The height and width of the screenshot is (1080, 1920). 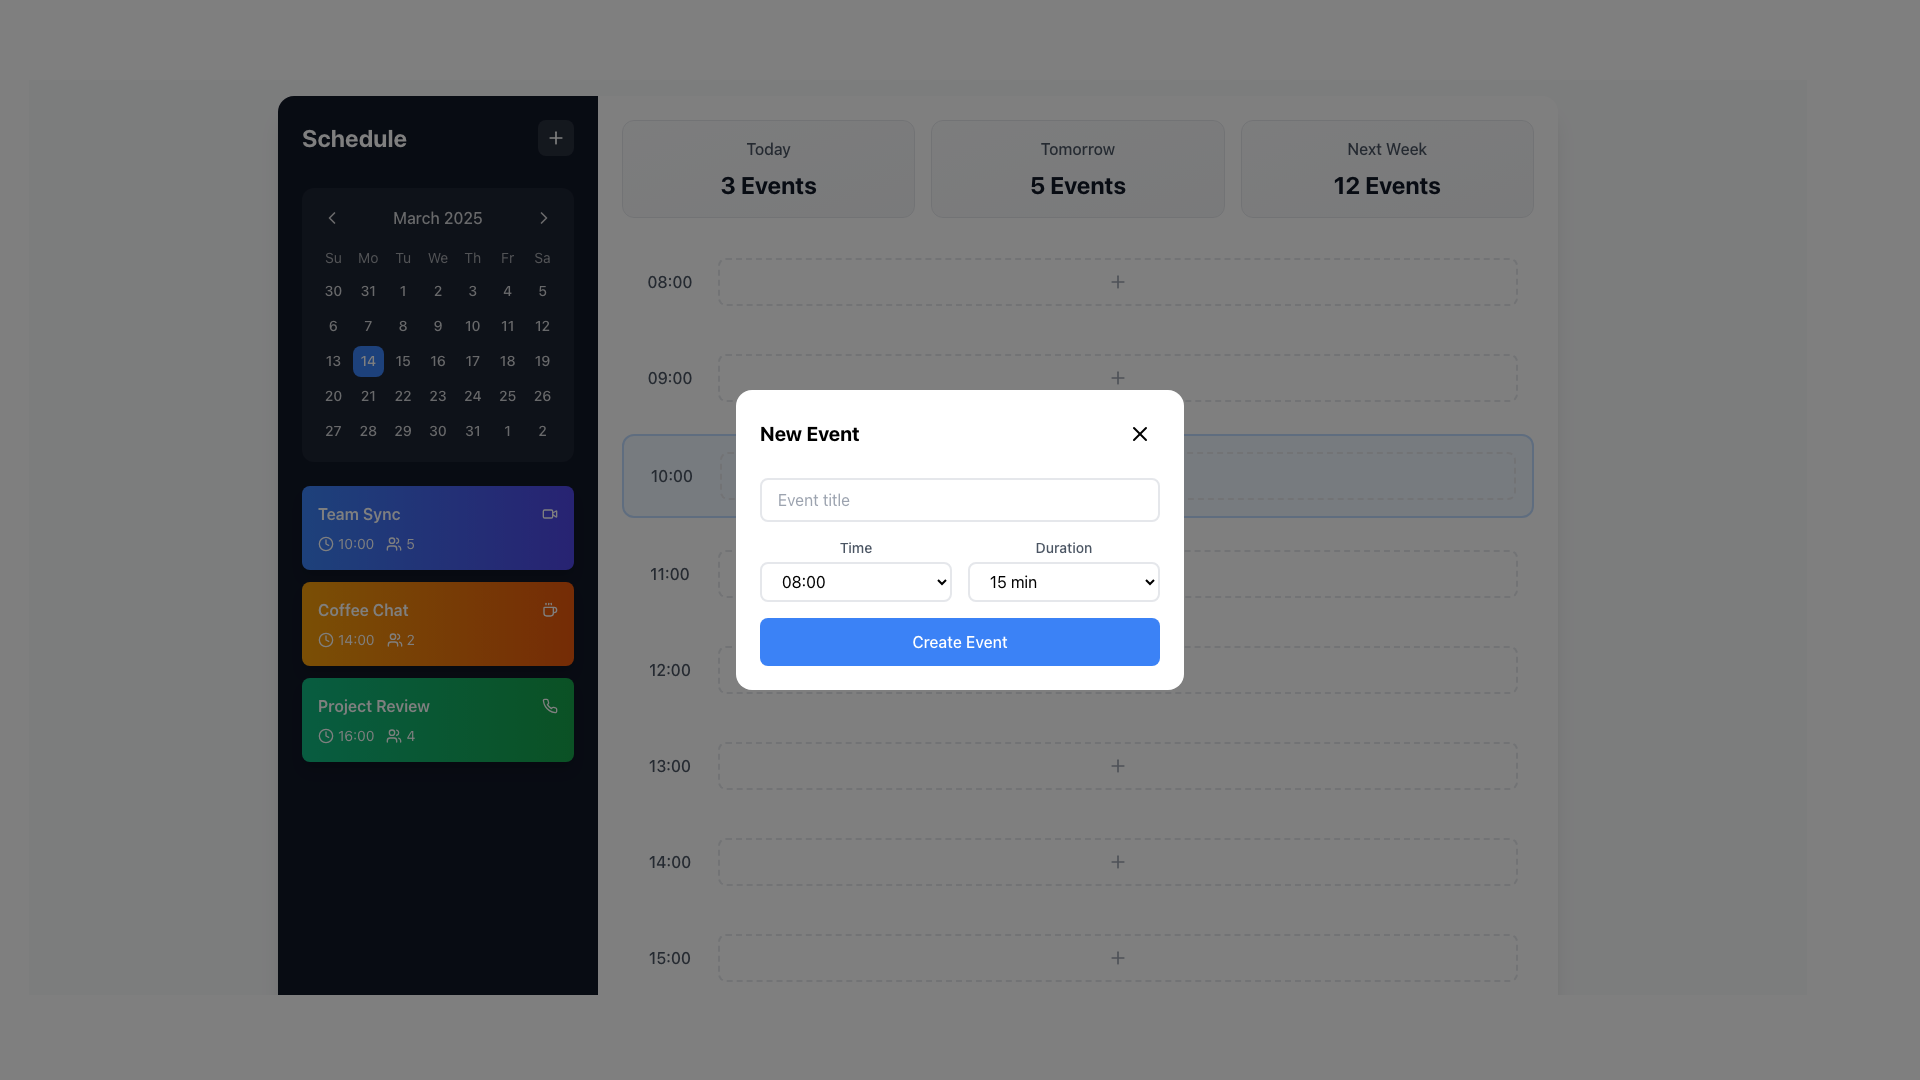 I want to click on the button located in the left sidebar, adjacent to the heading 'March 2025', so click(x=331, y=218).